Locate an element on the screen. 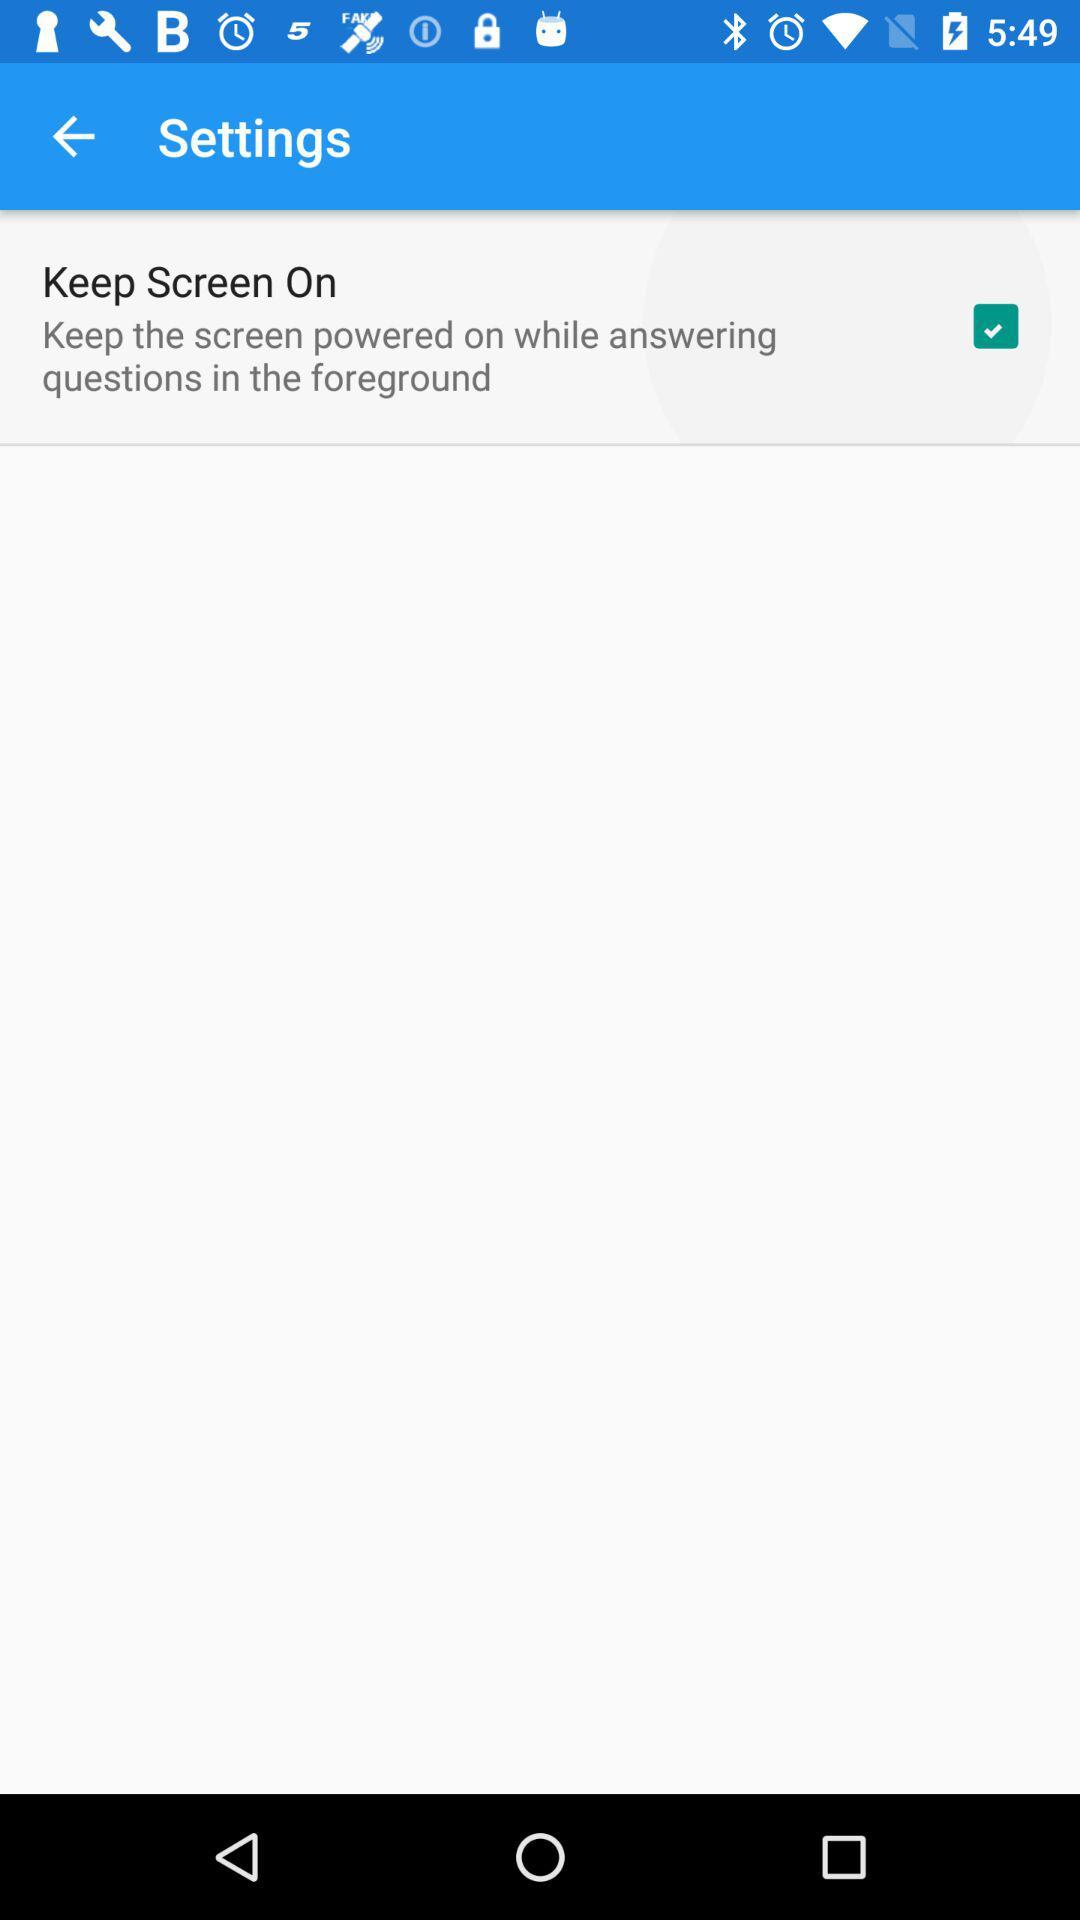  icon next to keep the screen is located at coordinates (995, 326).